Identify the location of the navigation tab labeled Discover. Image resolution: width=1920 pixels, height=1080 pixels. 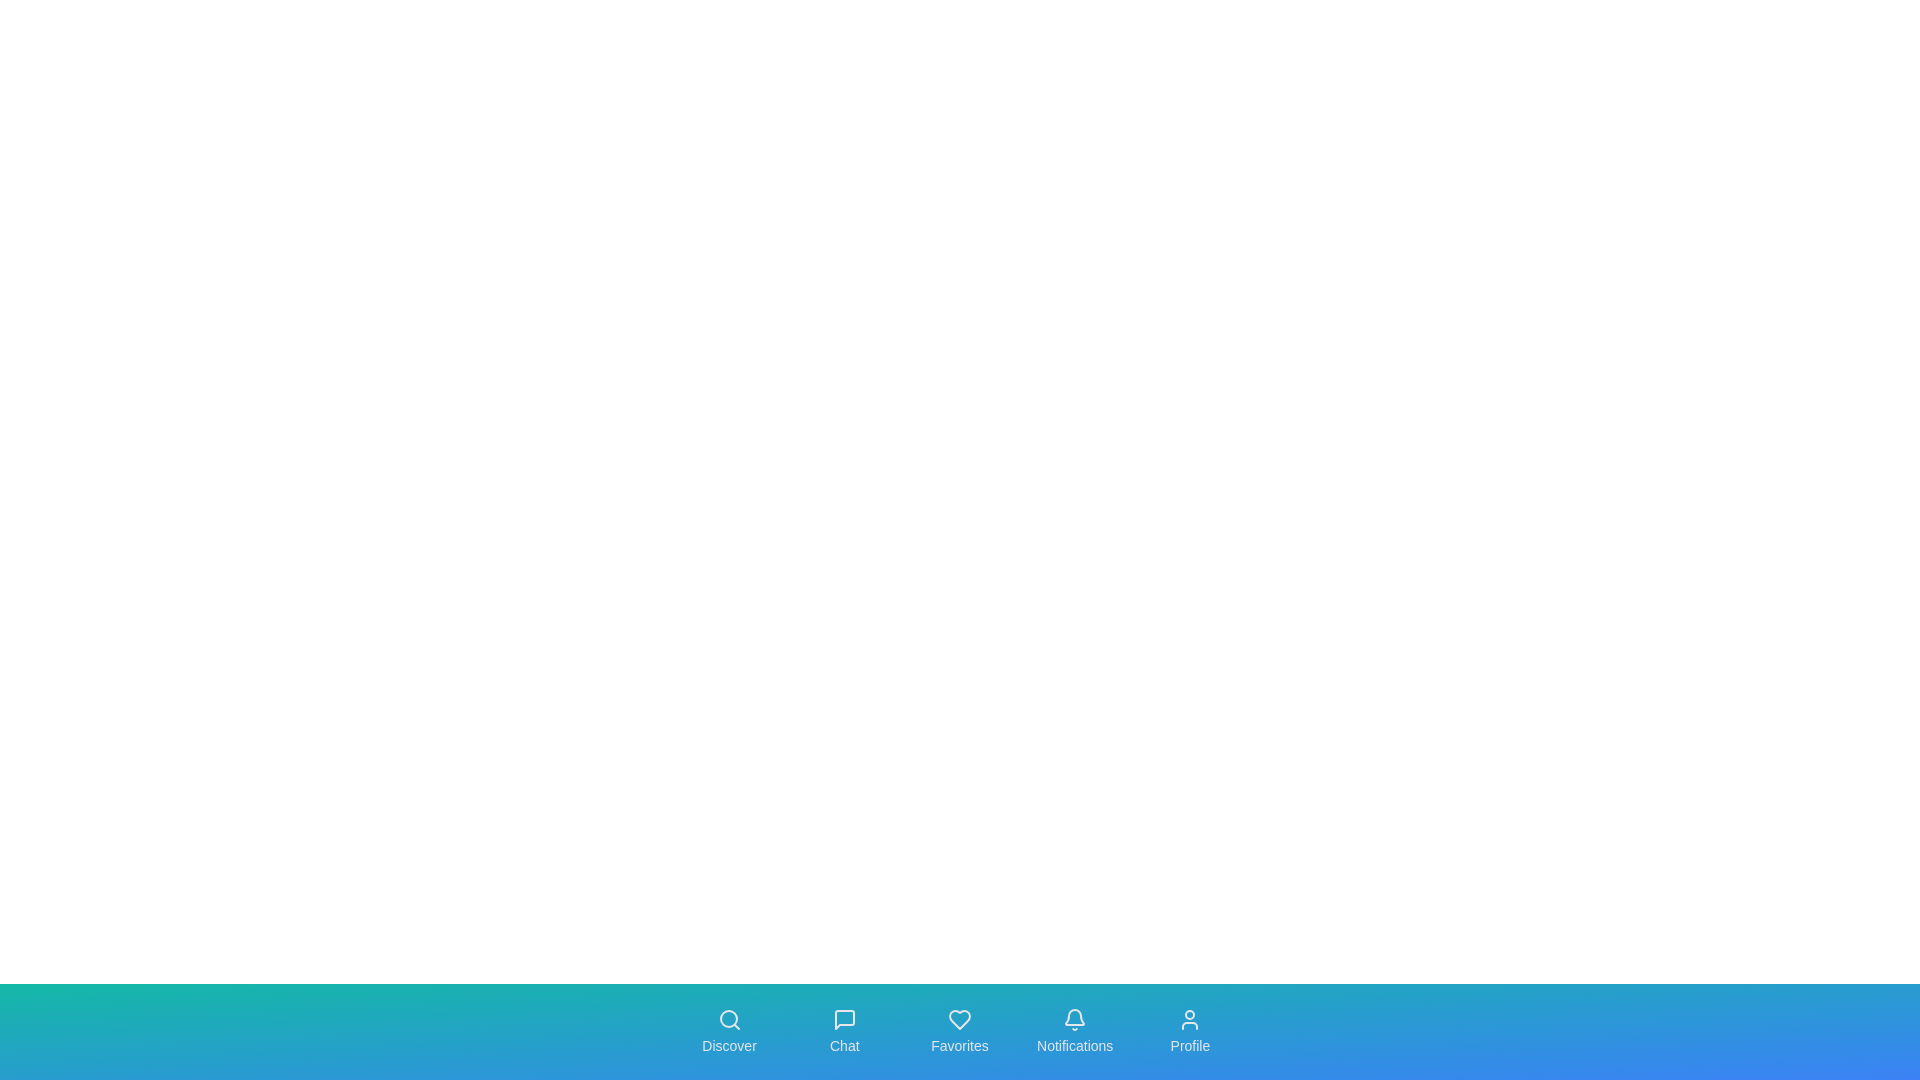
(728, 1032).